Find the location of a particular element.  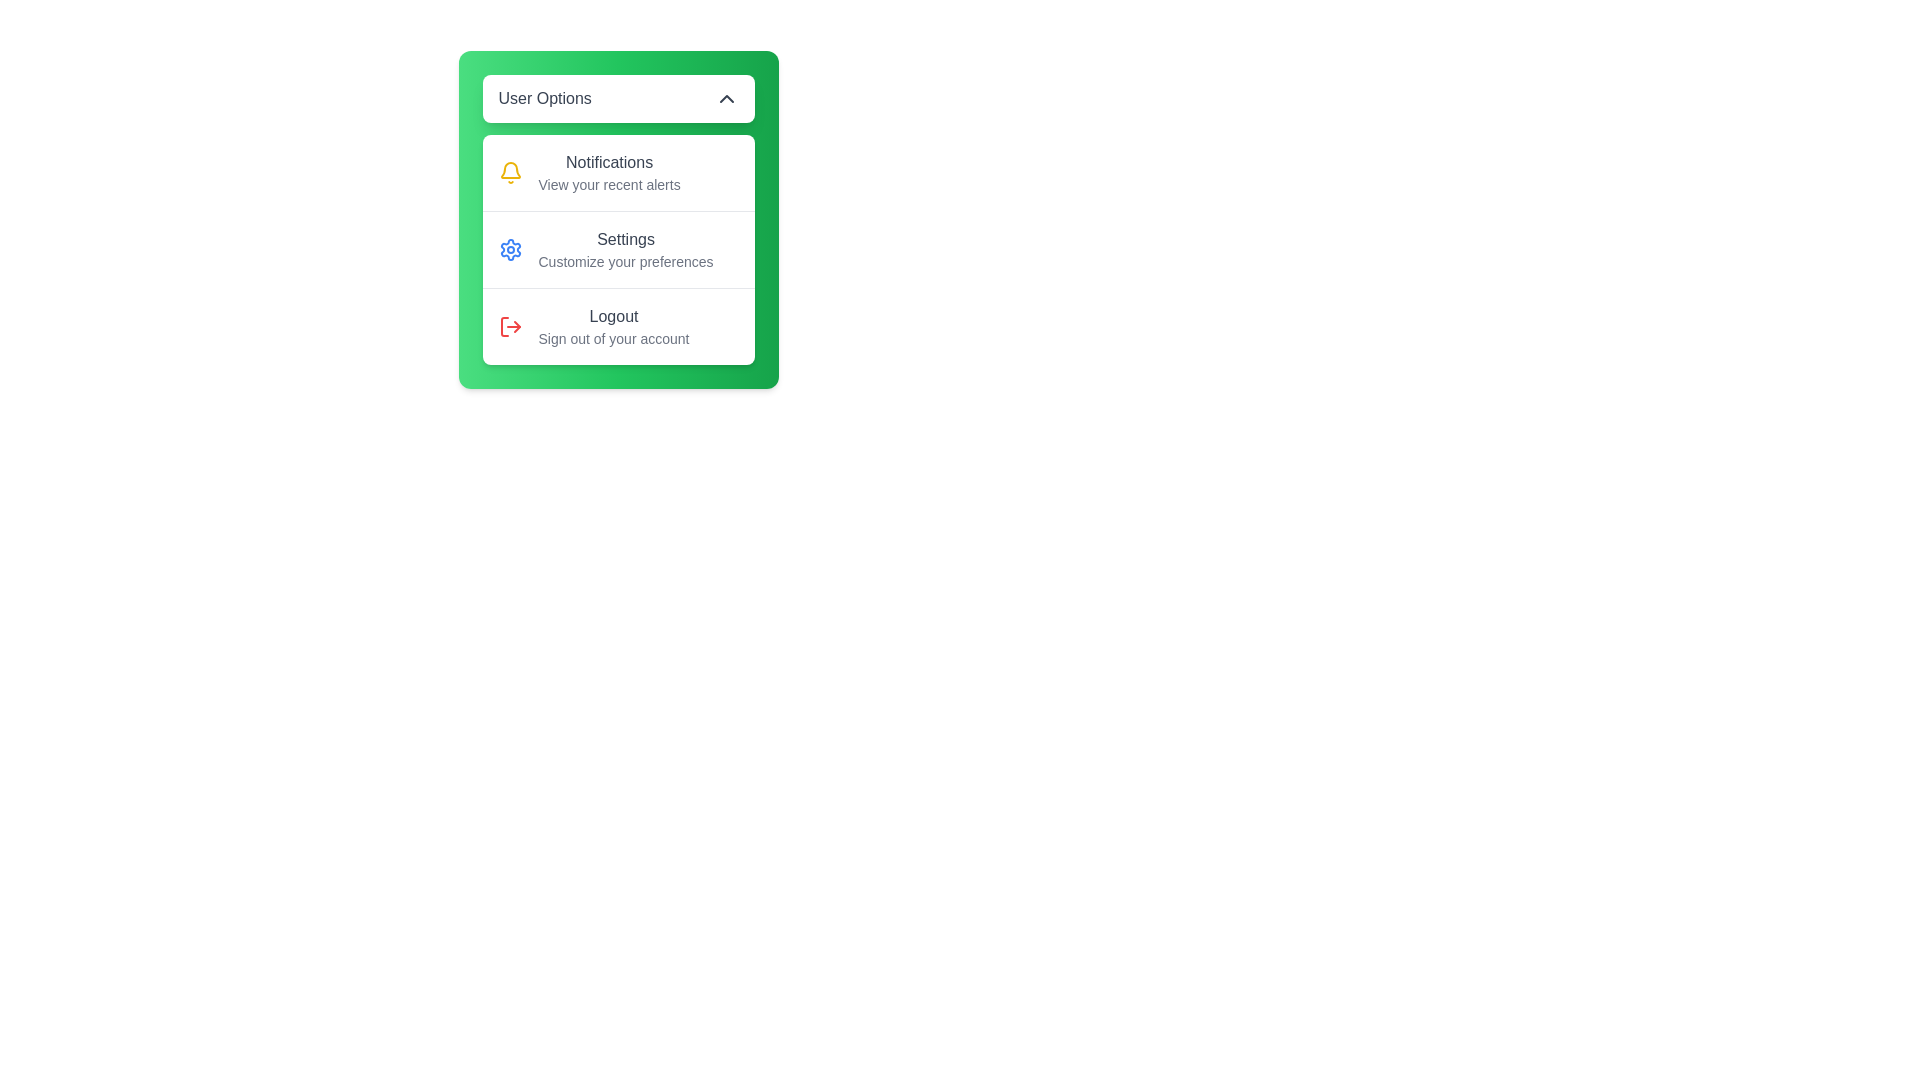

the 'User Options' Dropdown toggle button is located at coordinates (617, 99).